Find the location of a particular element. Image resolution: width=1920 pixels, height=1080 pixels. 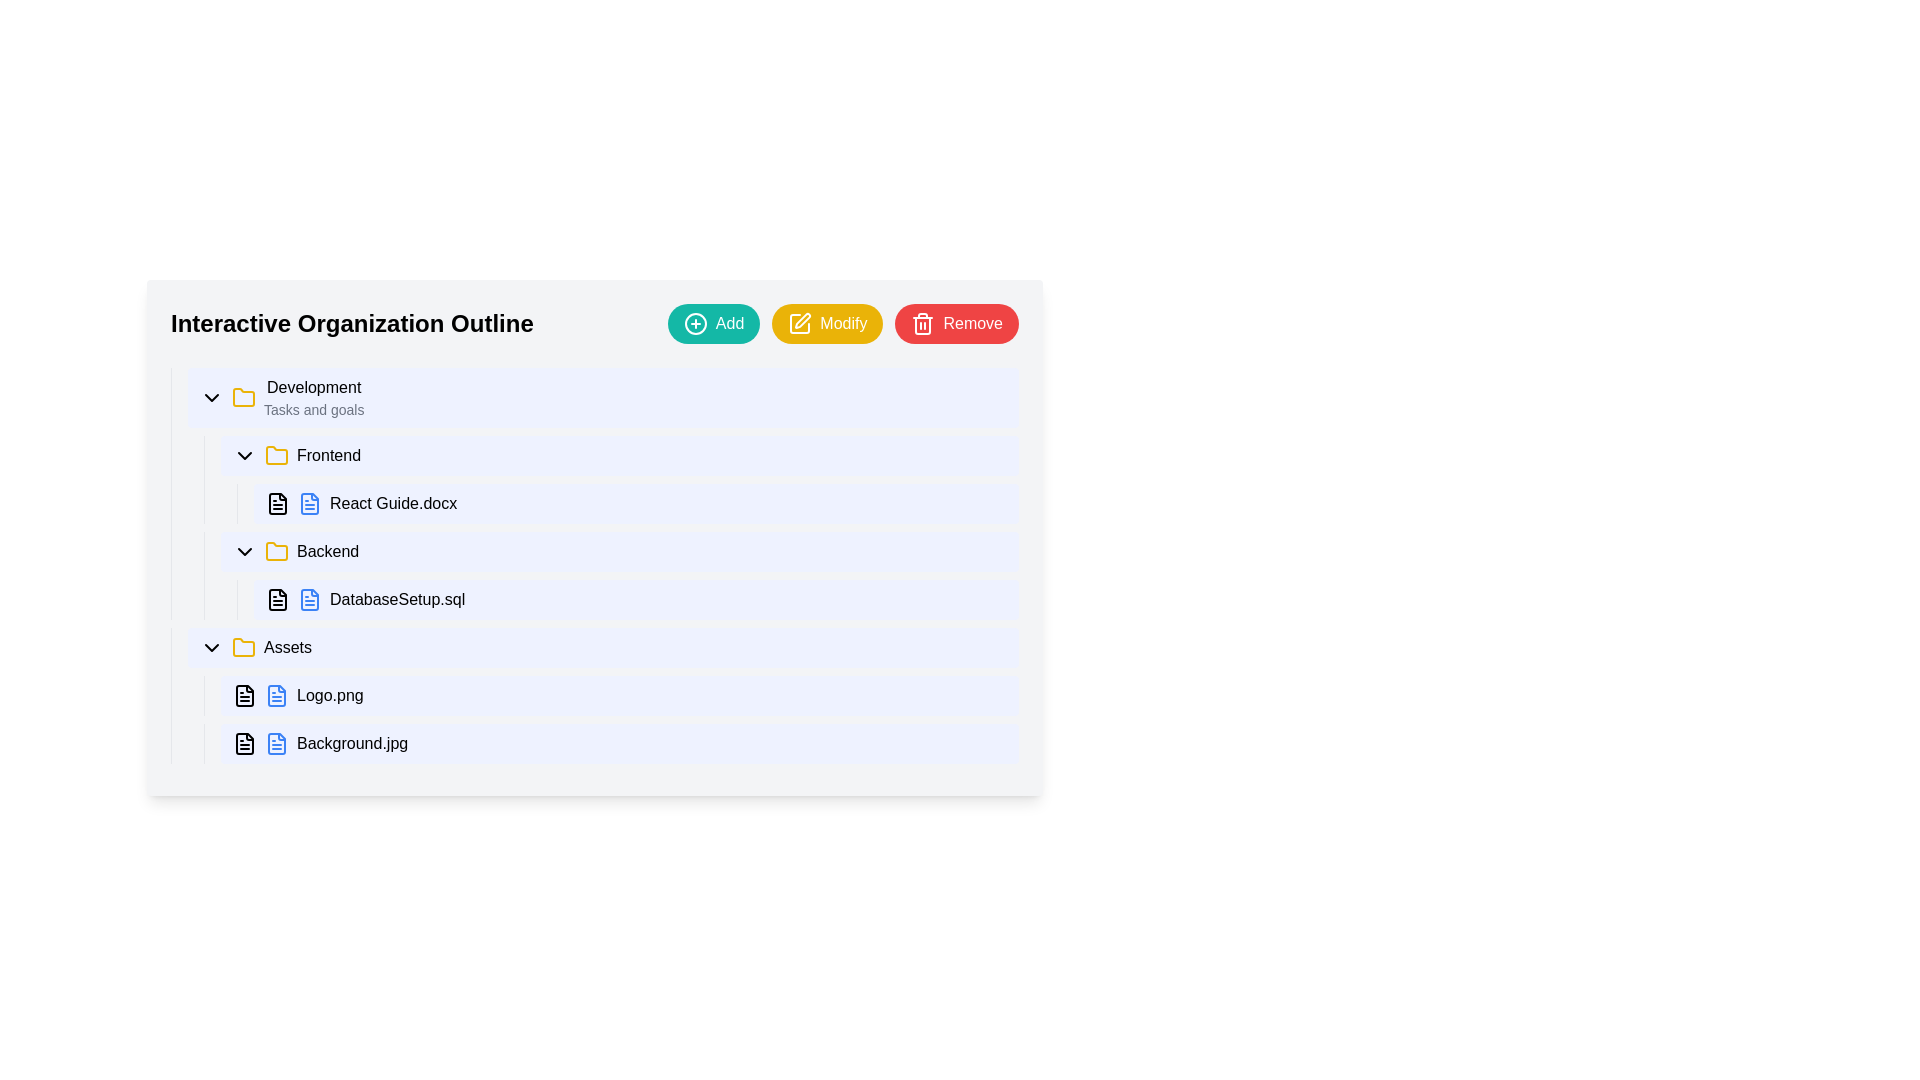

the Collapsible Folder Header for 'Development' is located at coordinates (602, 397).